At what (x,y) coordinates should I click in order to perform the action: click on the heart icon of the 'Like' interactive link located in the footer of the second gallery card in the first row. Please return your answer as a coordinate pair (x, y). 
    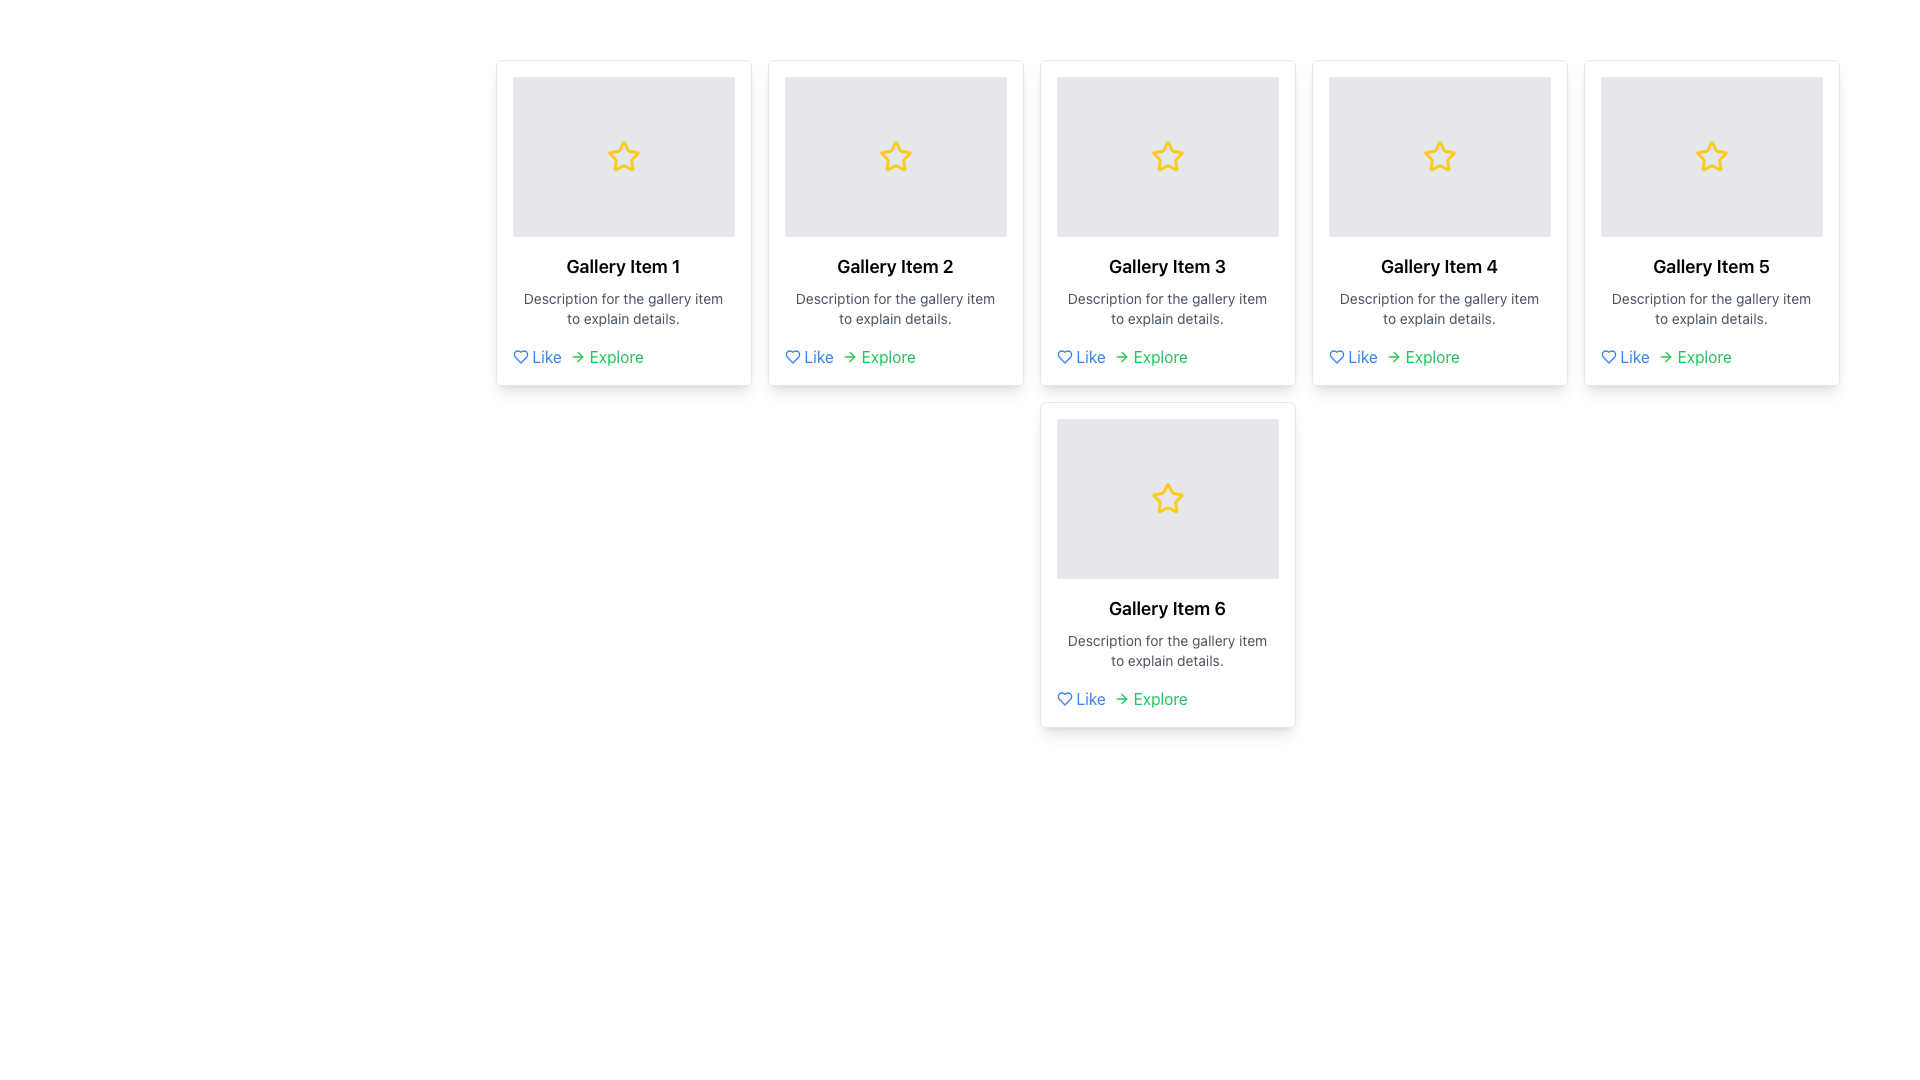
    Looking at the image, I should click on (809, 356).